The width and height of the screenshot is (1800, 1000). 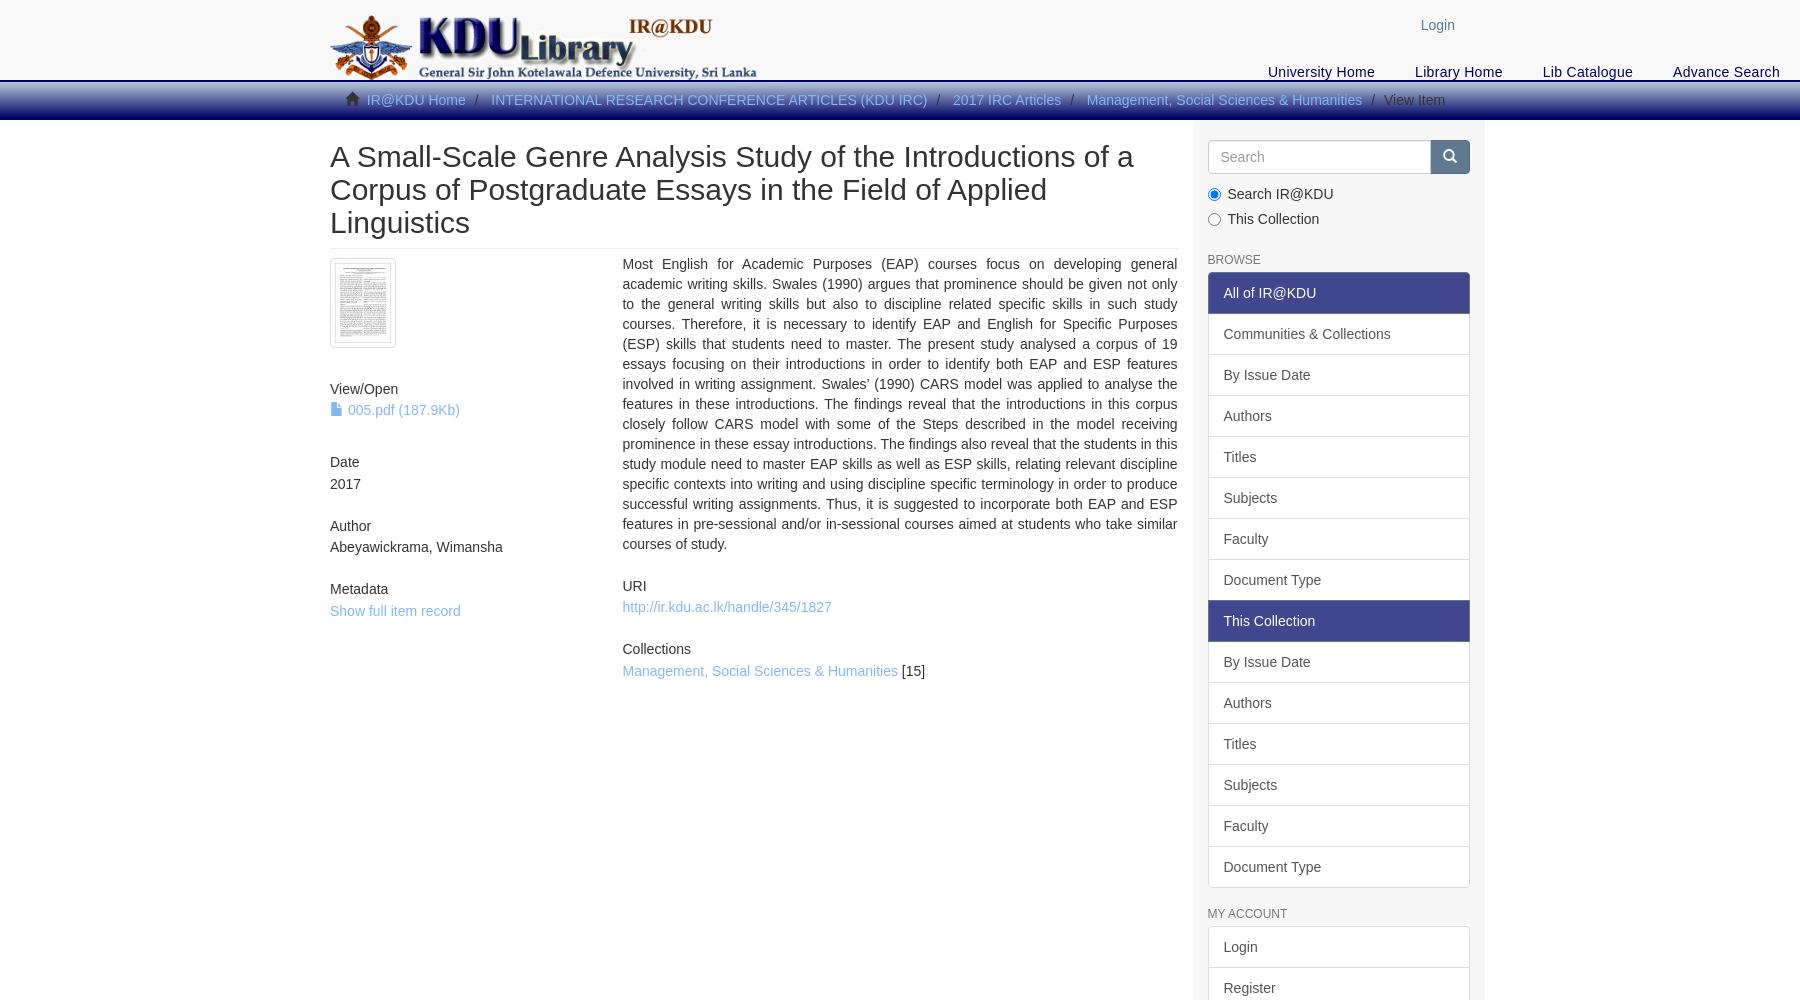 I want to click on '005.pdf (187.9Kb)', so click(x=401, y=410).